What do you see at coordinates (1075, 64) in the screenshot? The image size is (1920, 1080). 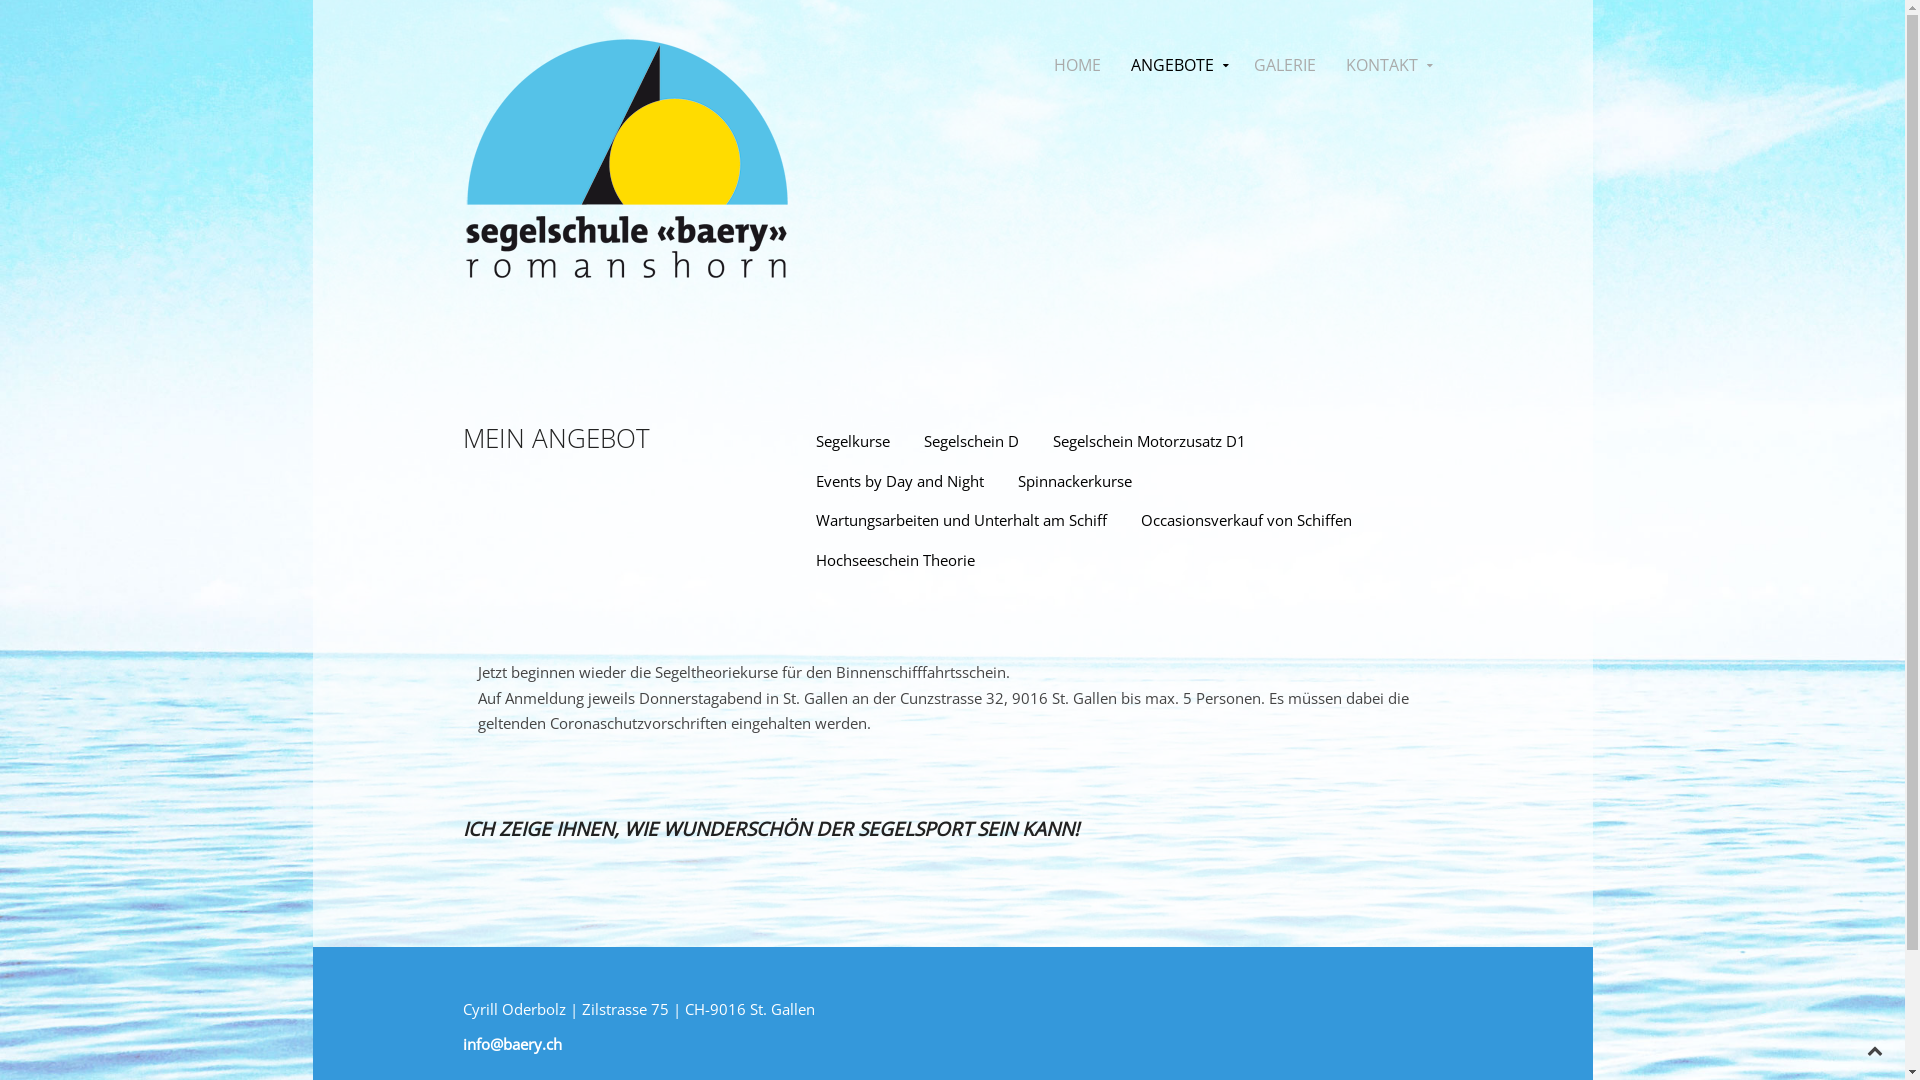 I see `'HOME'` at bounding box center [1075, 64].